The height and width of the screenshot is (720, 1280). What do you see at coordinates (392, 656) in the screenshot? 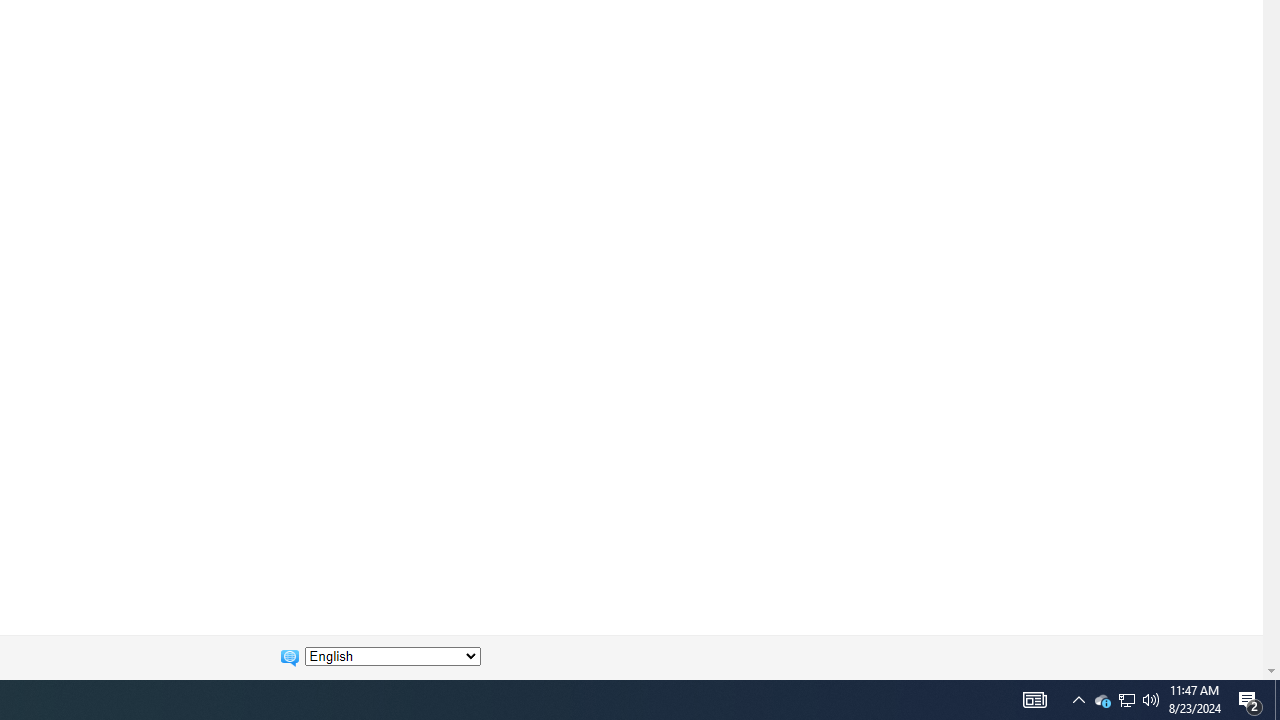
I see `'Change language:'` at bounding box center [392, 656].